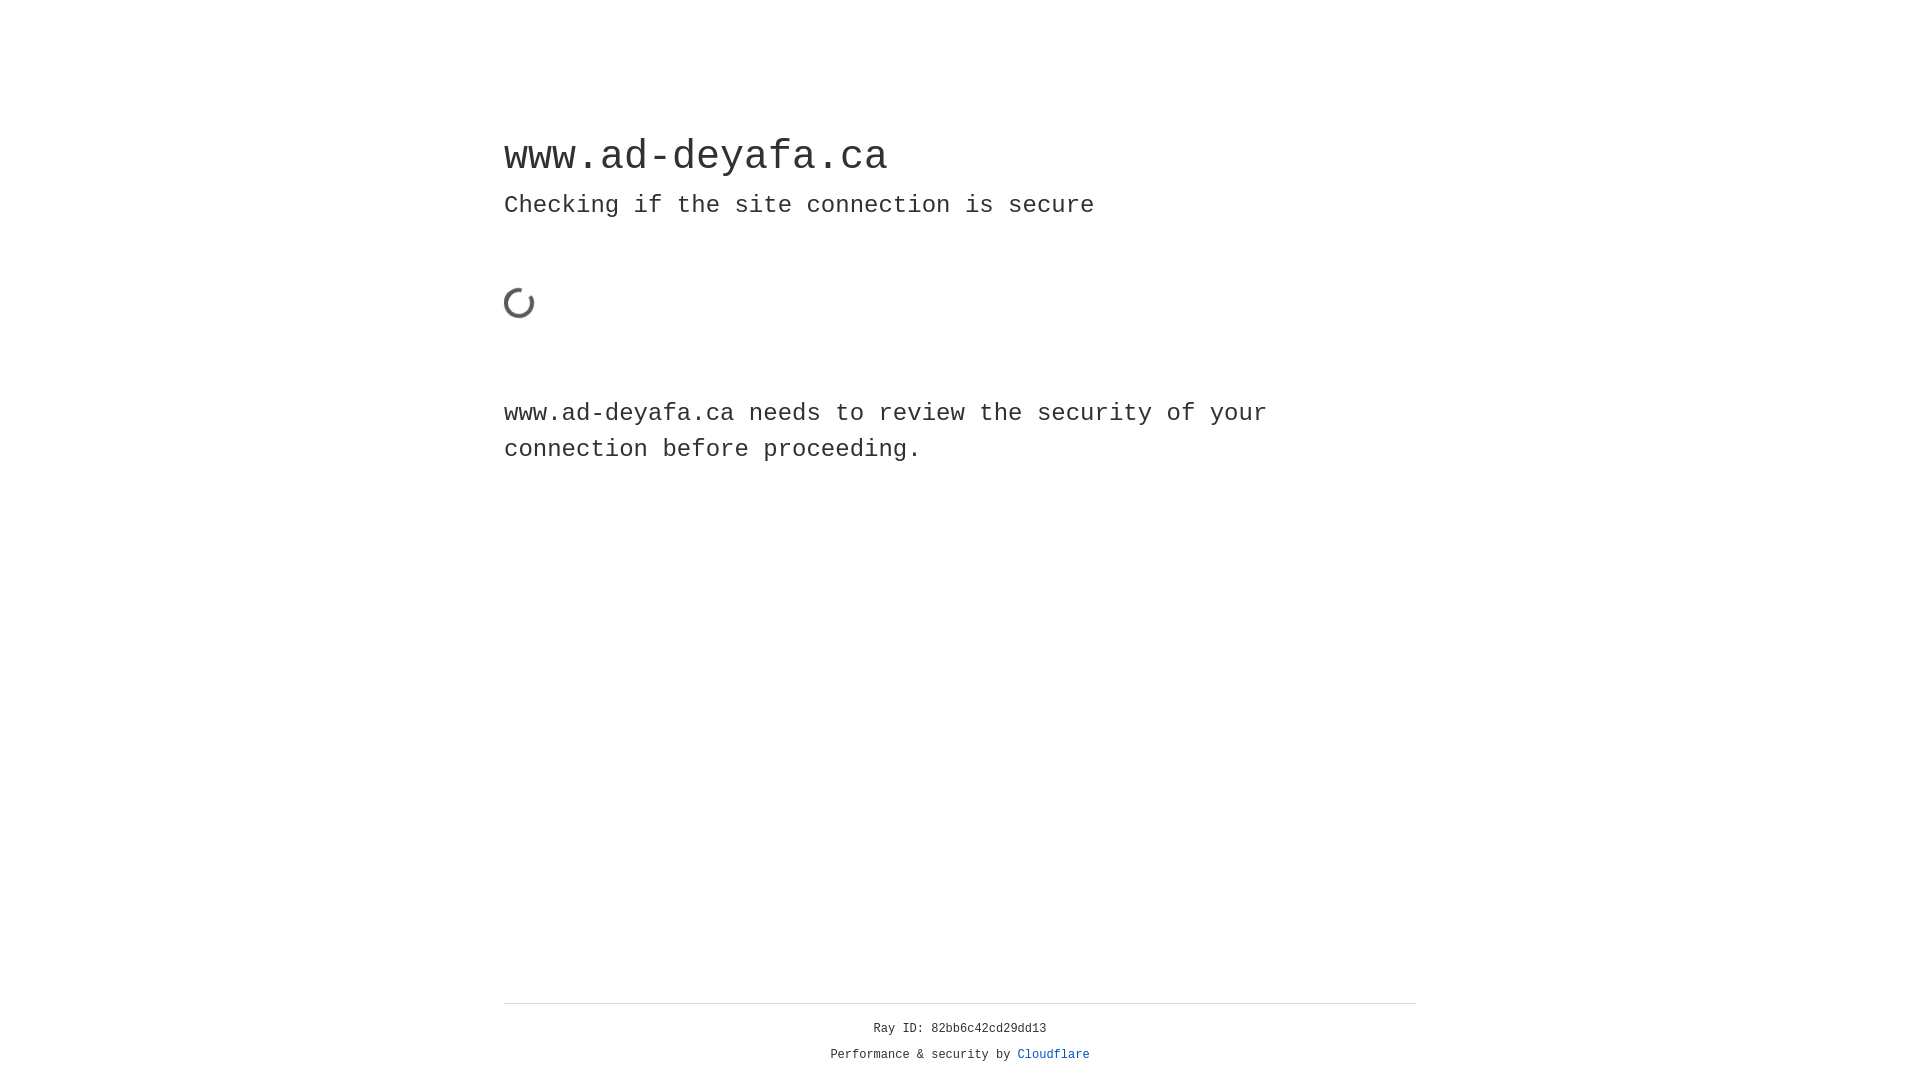 Image resolution: width=1920 pixels, height=1080 pixels. I want to click on 'Cloudflare', so click(1017, 1054).